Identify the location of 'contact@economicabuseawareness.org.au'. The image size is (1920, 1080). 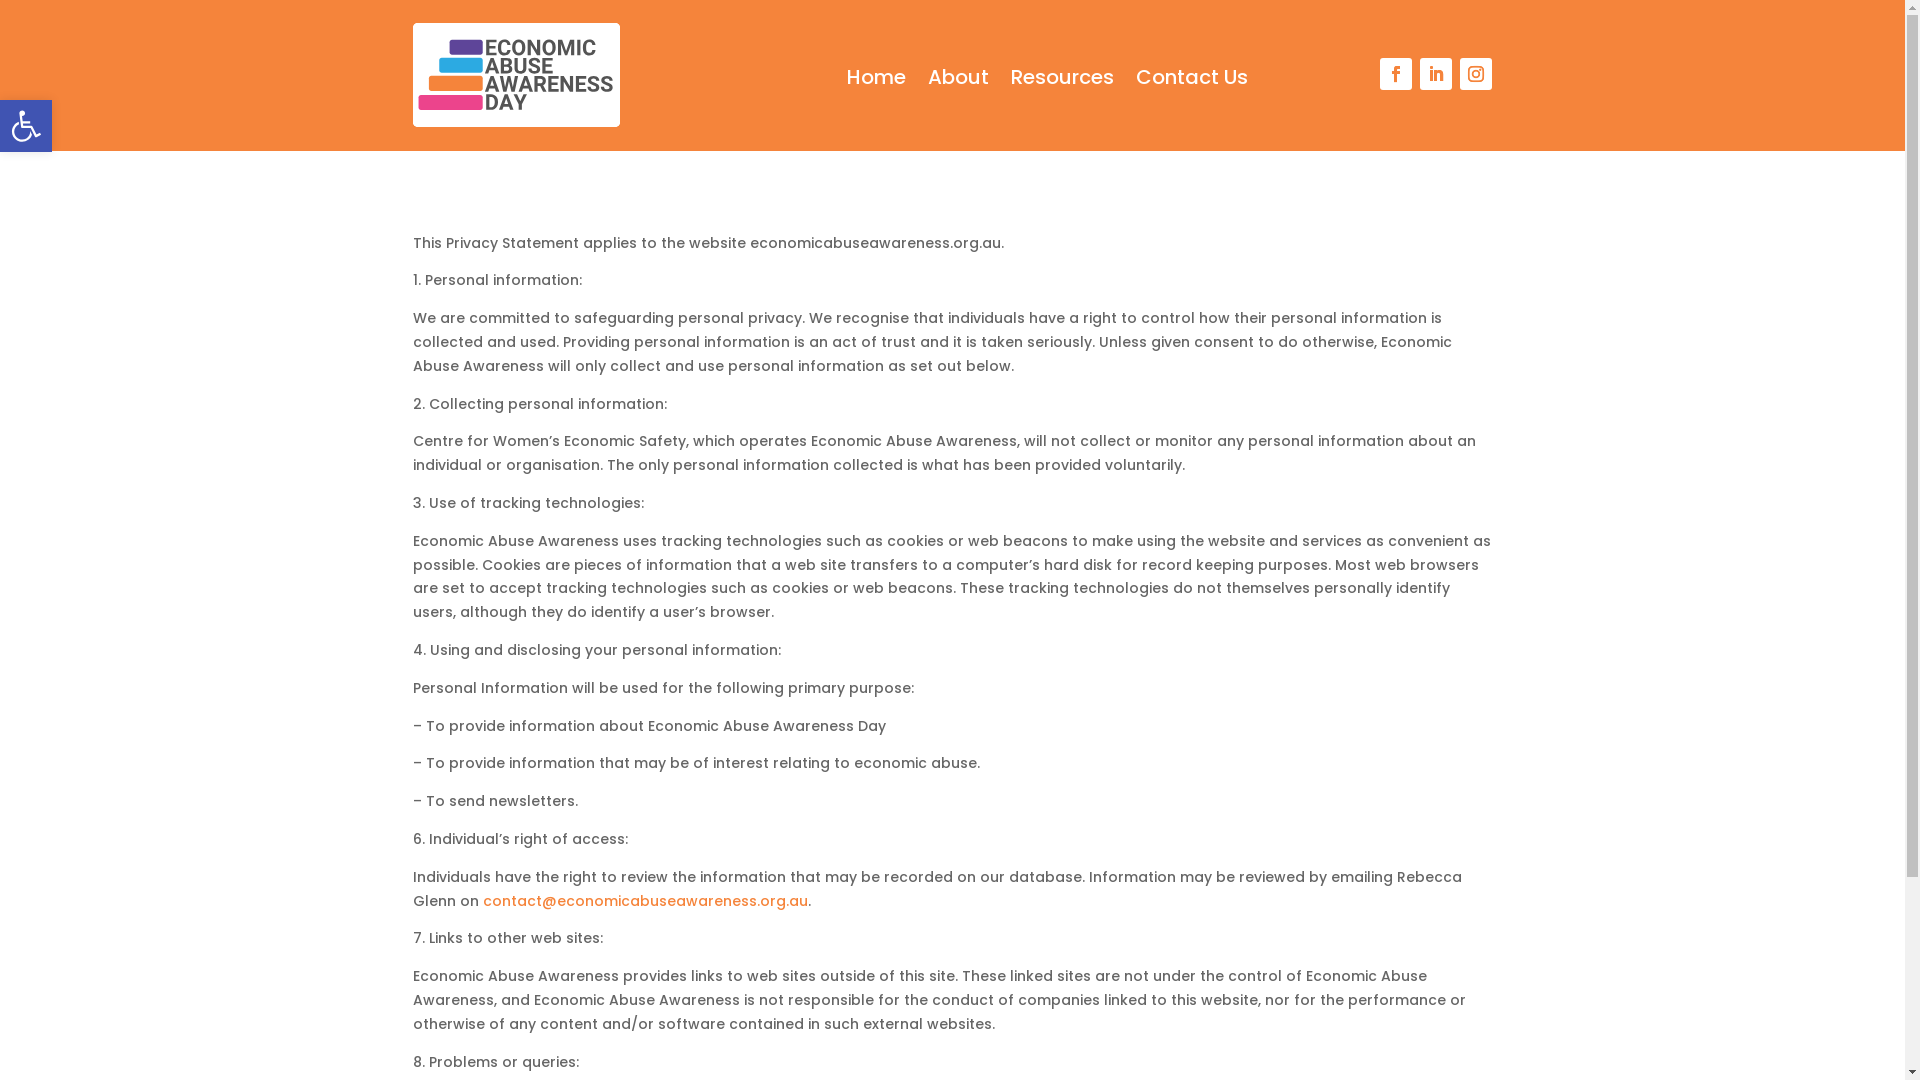
(644, 901).